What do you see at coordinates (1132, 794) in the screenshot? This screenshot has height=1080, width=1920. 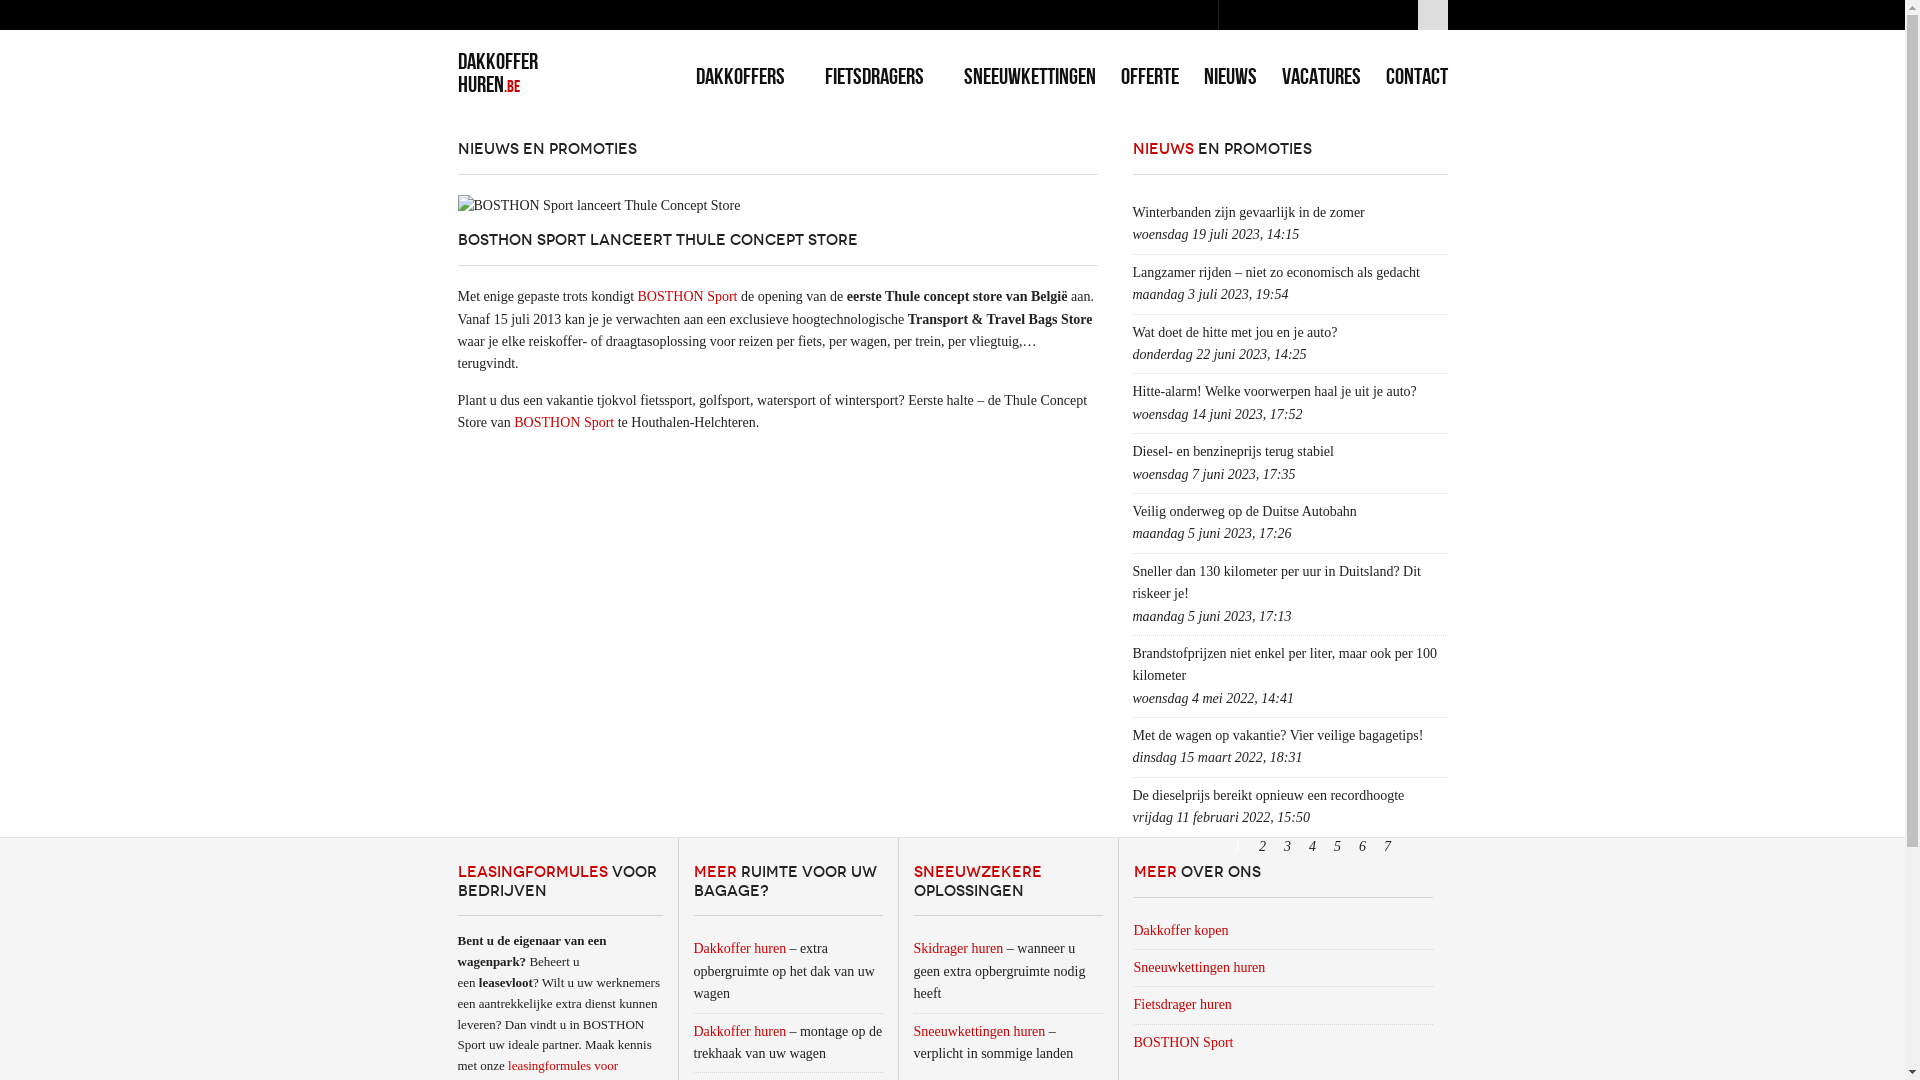 I see `'De dieselprijs bereikt opnieuw een recordhoogte'` at bounding box center [1132, 794].